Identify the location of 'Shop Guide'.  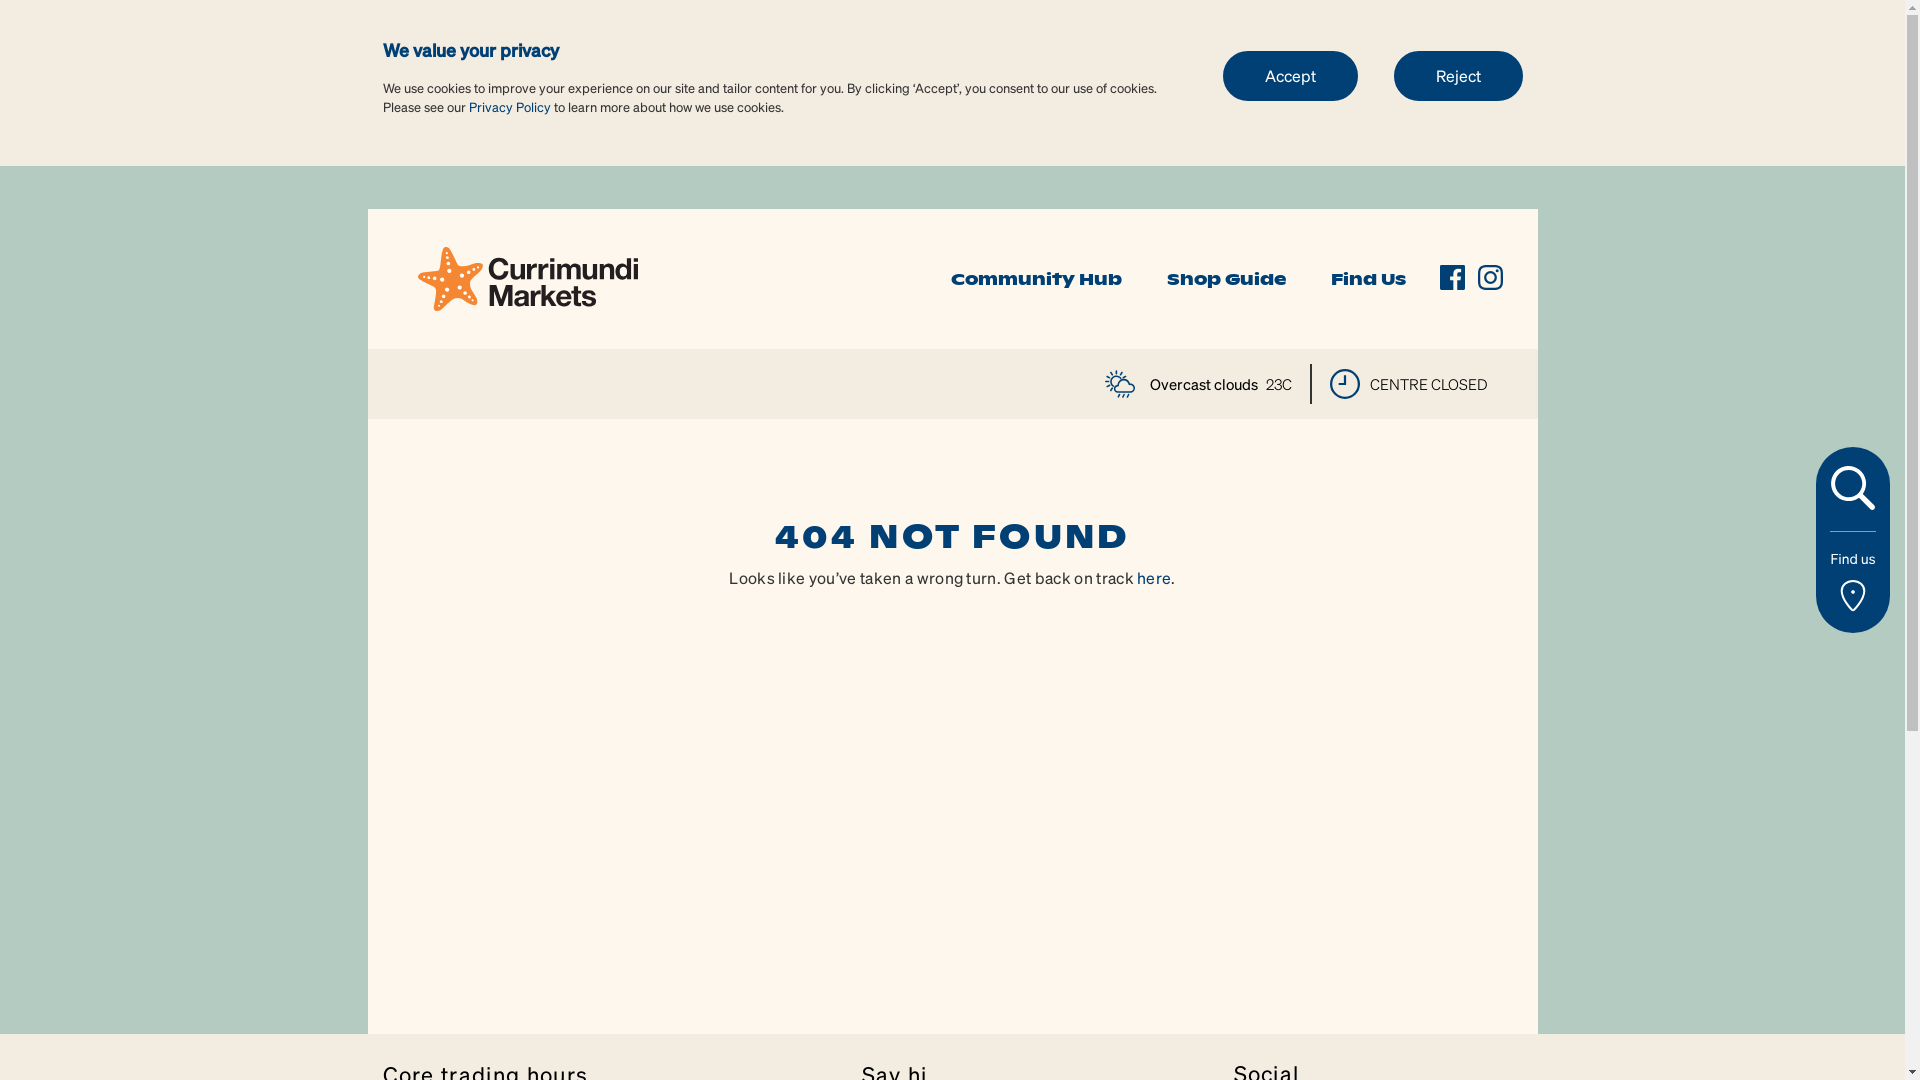
(1166, 279).